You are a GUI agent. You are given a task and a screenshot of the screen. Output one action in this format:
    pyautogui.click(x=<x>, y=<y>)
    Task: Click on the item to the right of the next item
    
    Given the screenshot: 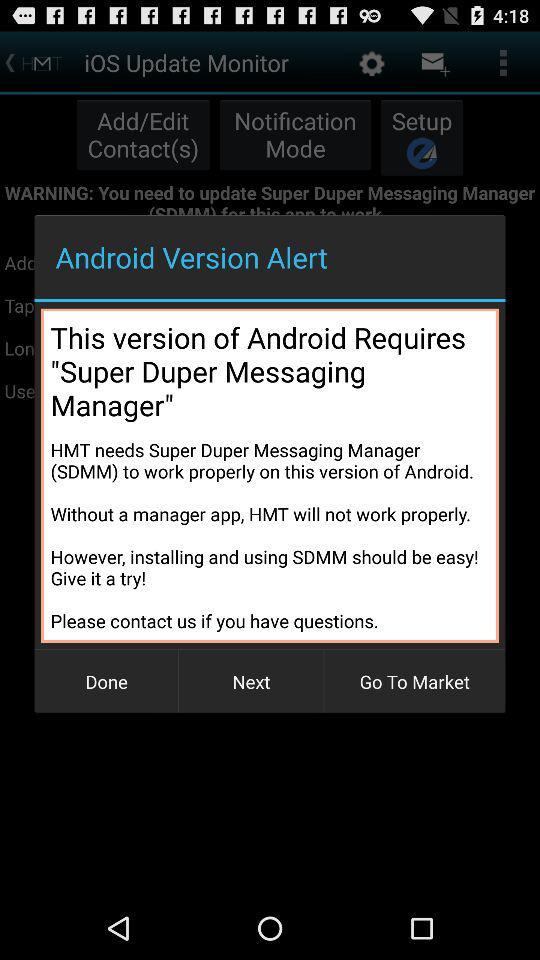 What is the action you would take?
    pyautogui.click(x=413, y=681)
    